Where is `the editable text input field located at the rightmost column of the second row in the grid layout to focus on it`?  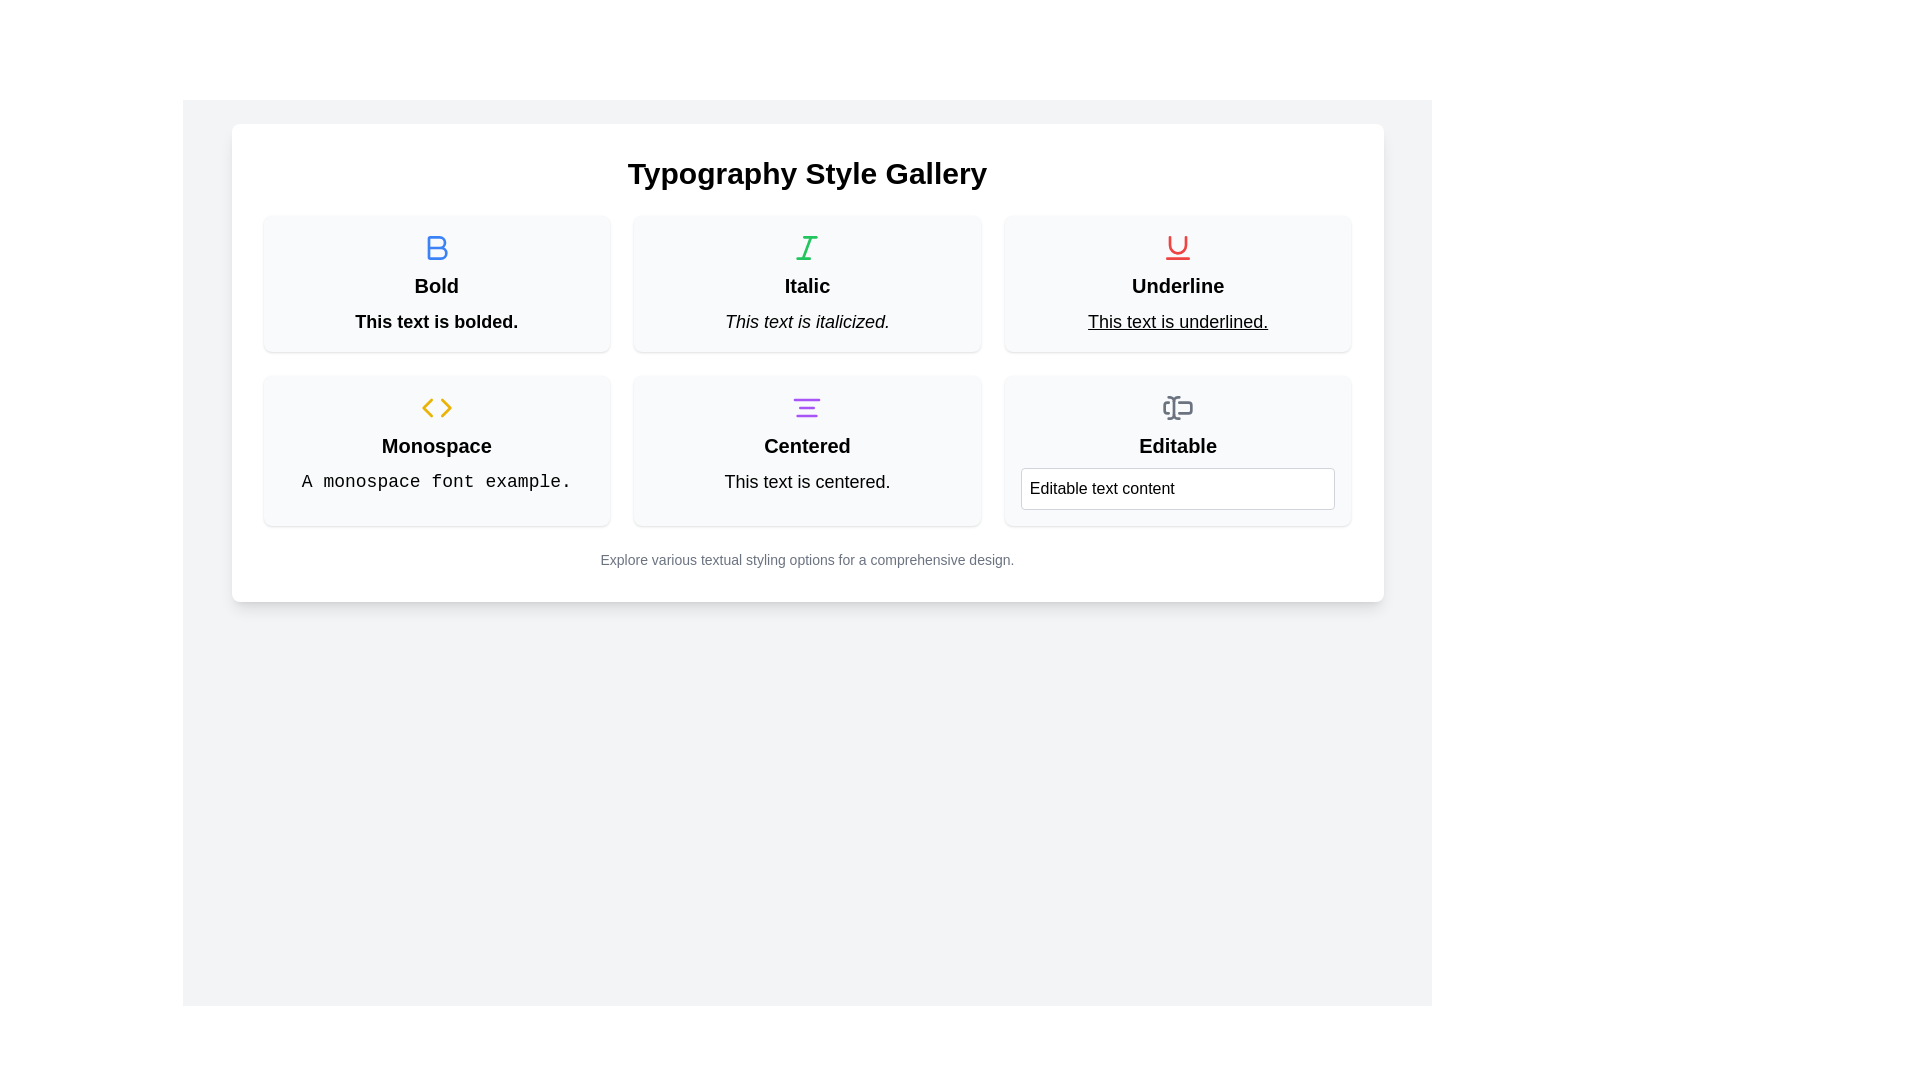 the editable text input field located at the rightmost column of the second row in the grid layout to focus on it is located at coordinates (1178, 451).